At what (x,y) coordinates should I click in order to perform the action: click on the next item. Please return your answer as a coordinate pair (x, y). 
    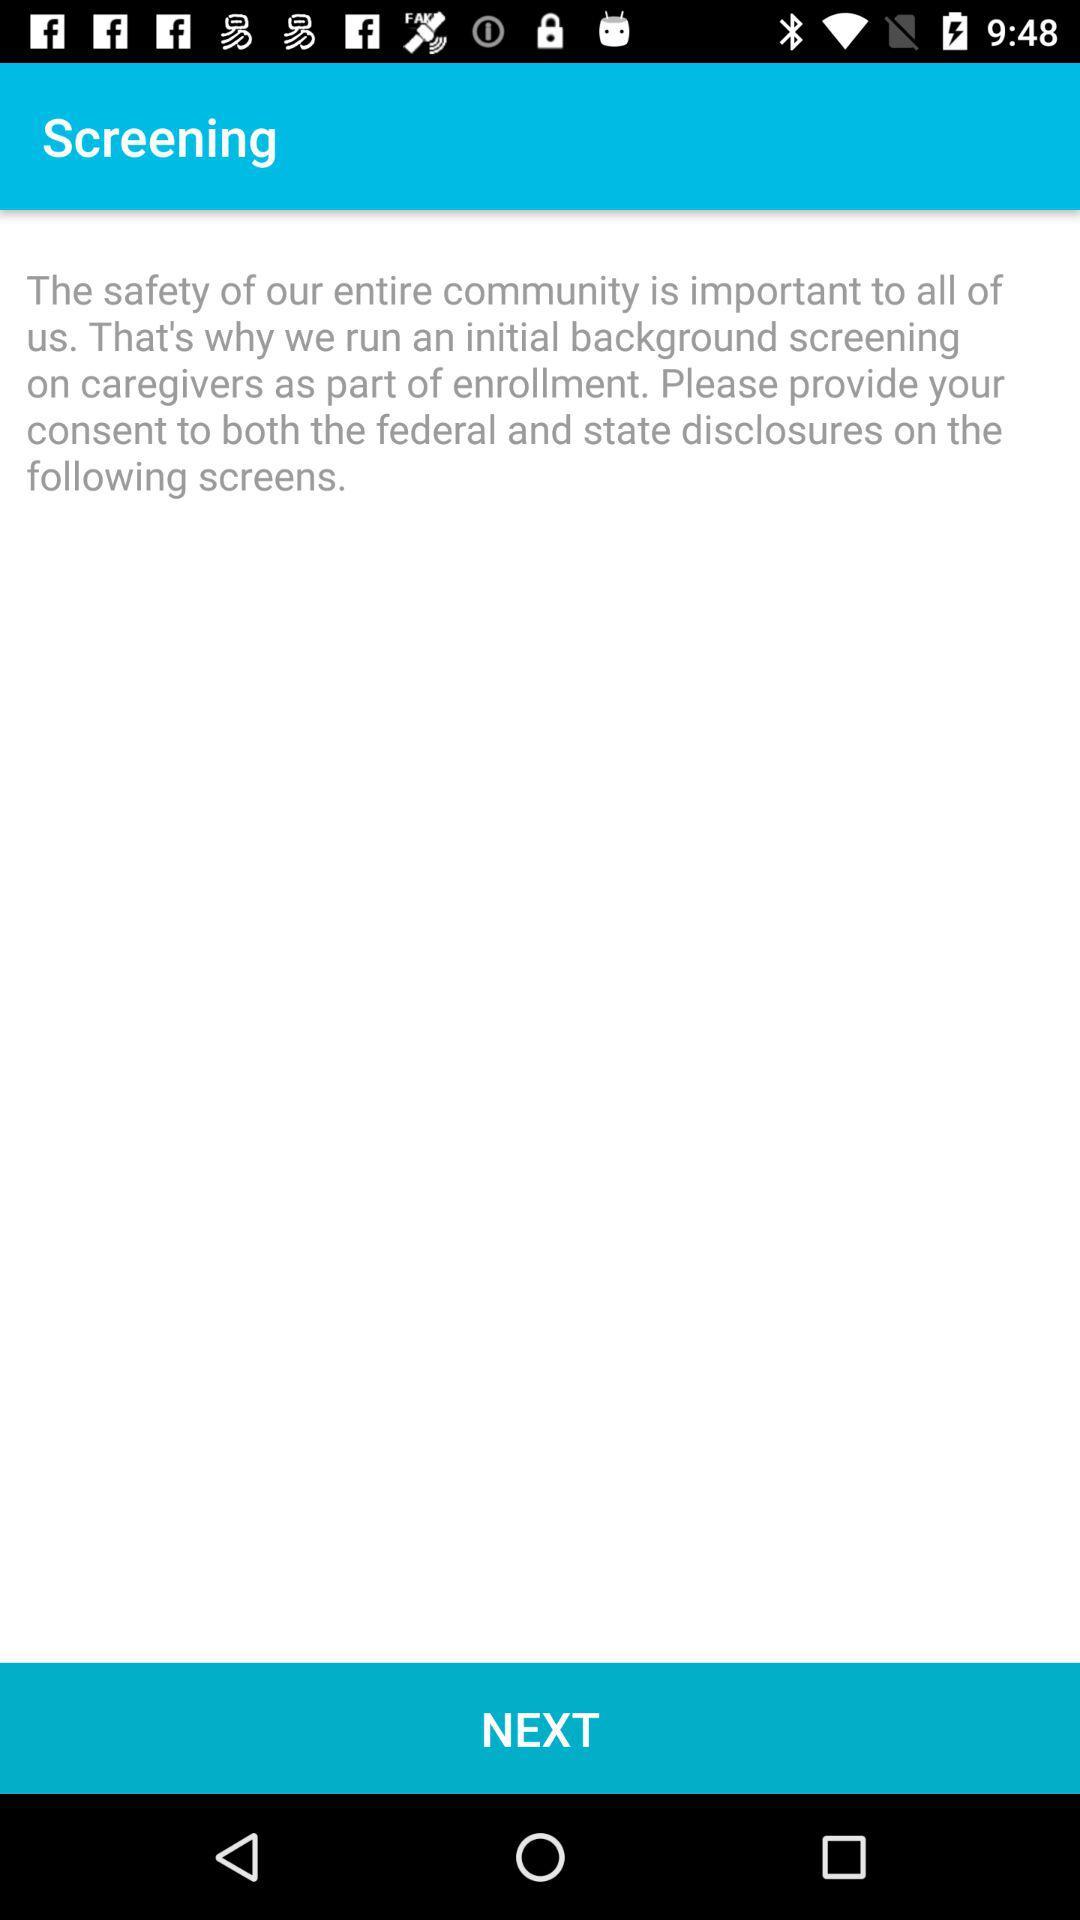
    Looking at the image, I should click on (540, 1727).